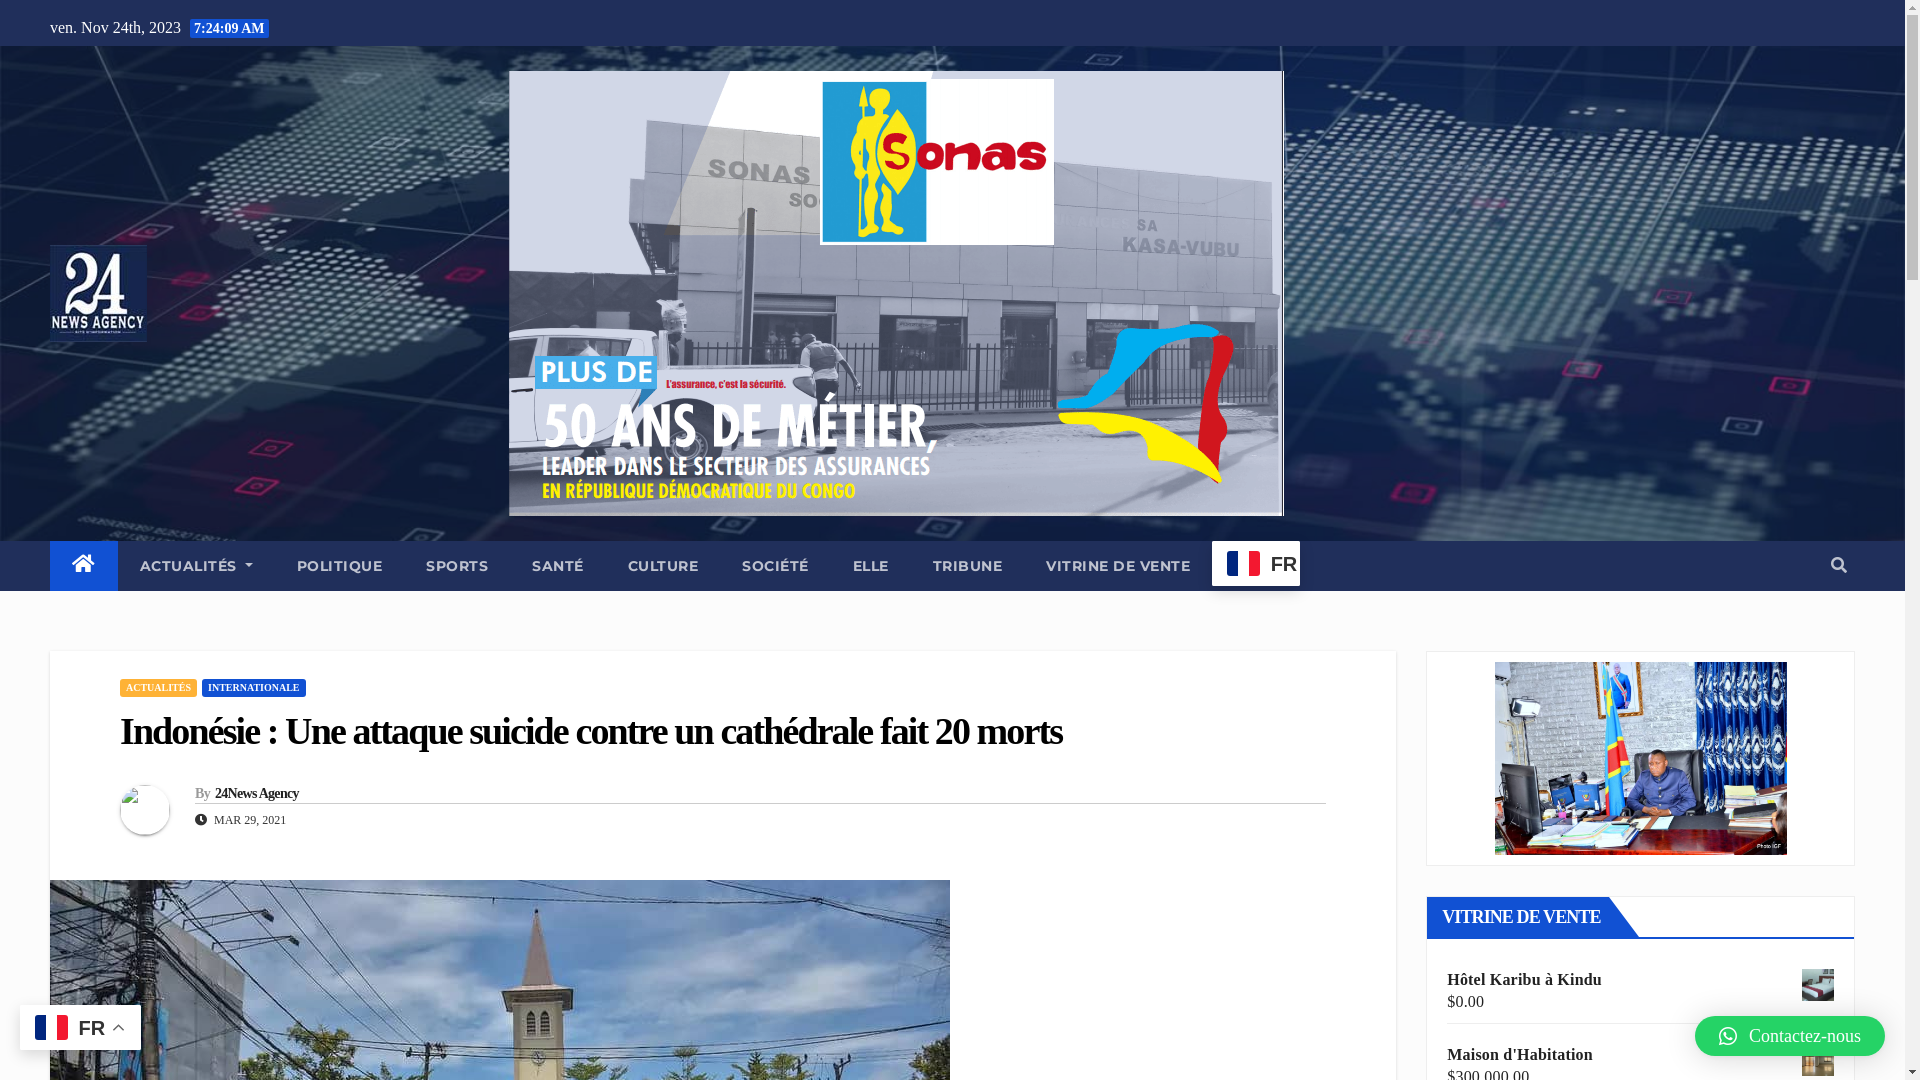 This screenshot has width=1920, height=1080. What do you see at coordinates (215, 792) in the screenshot?
I see `'24News Agency'` at bounding box center [215, 792].